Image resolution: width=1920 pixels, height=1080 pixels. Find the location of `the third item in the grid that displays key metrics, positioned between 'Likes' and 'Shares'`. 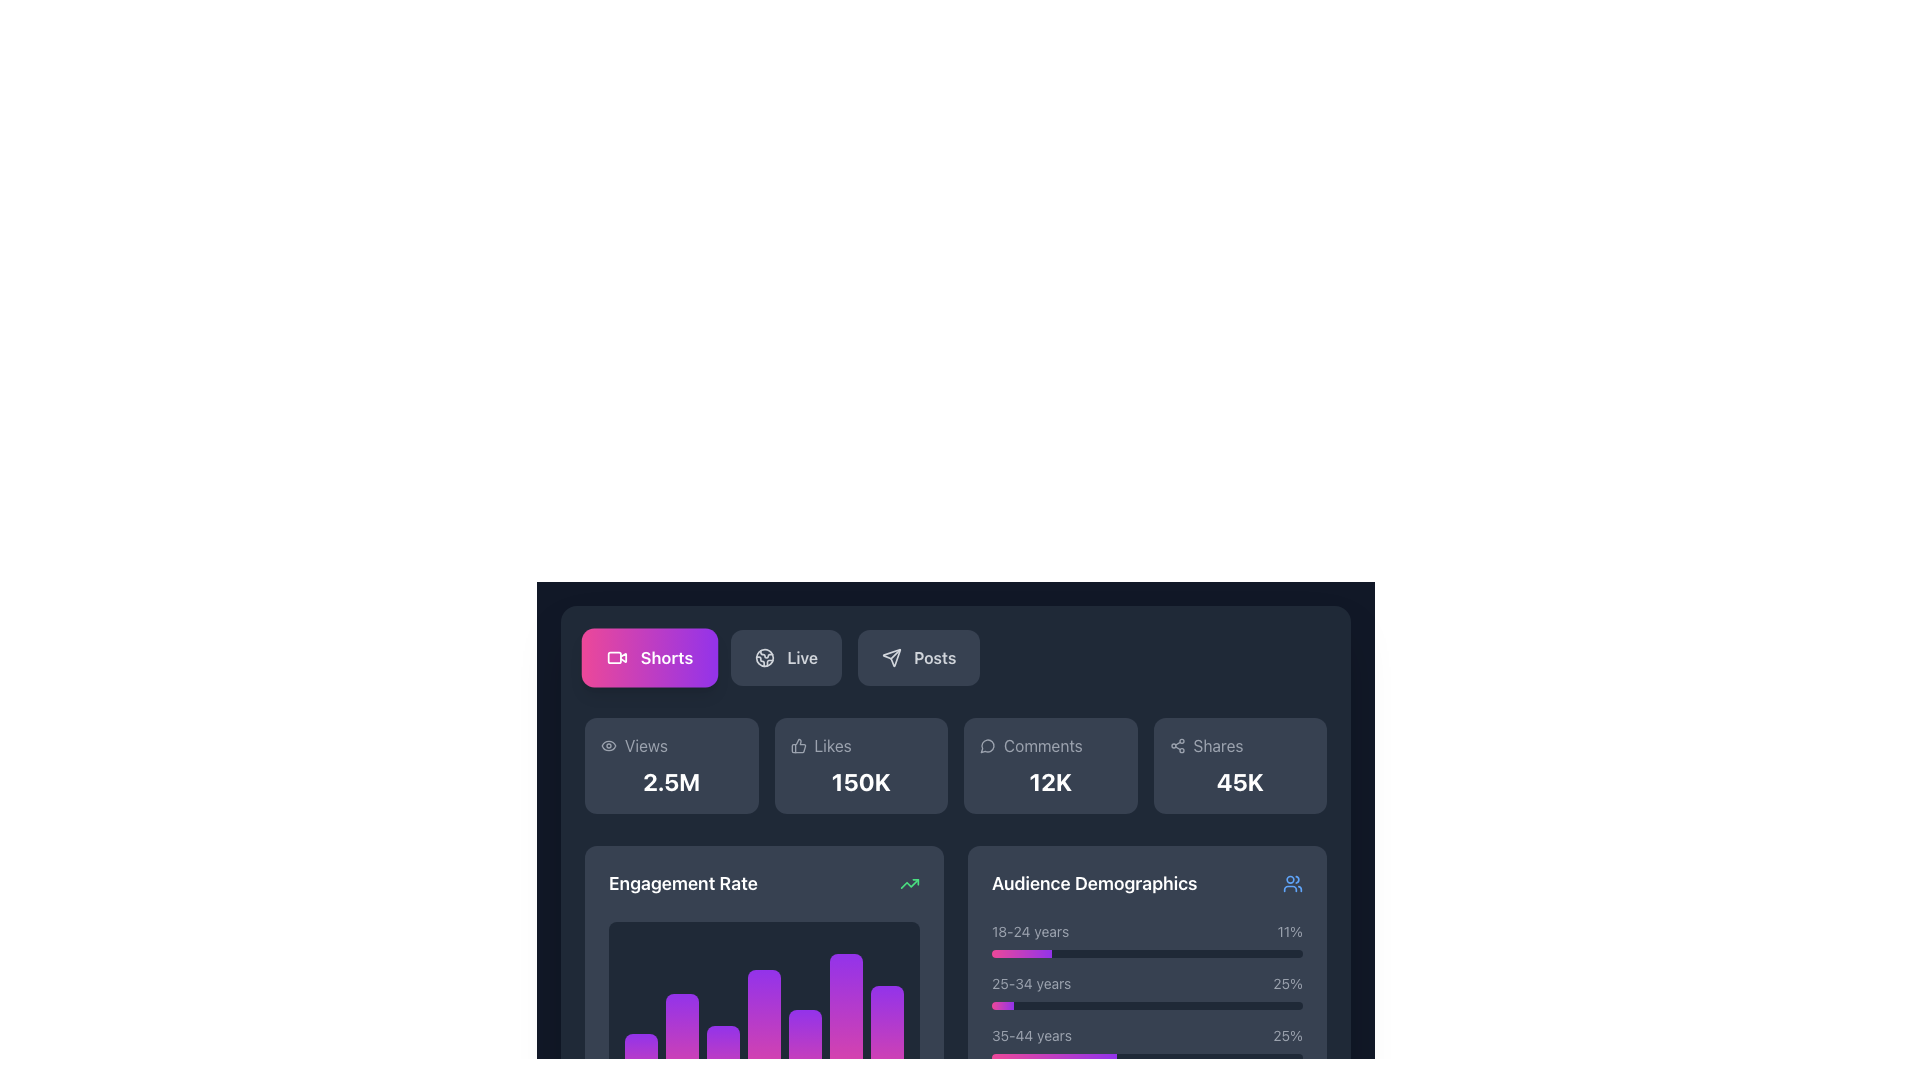

the third item in the grid that displays key metrics, positioned between 'Likes' and 'Shares' is located at coordinates (954, 765).